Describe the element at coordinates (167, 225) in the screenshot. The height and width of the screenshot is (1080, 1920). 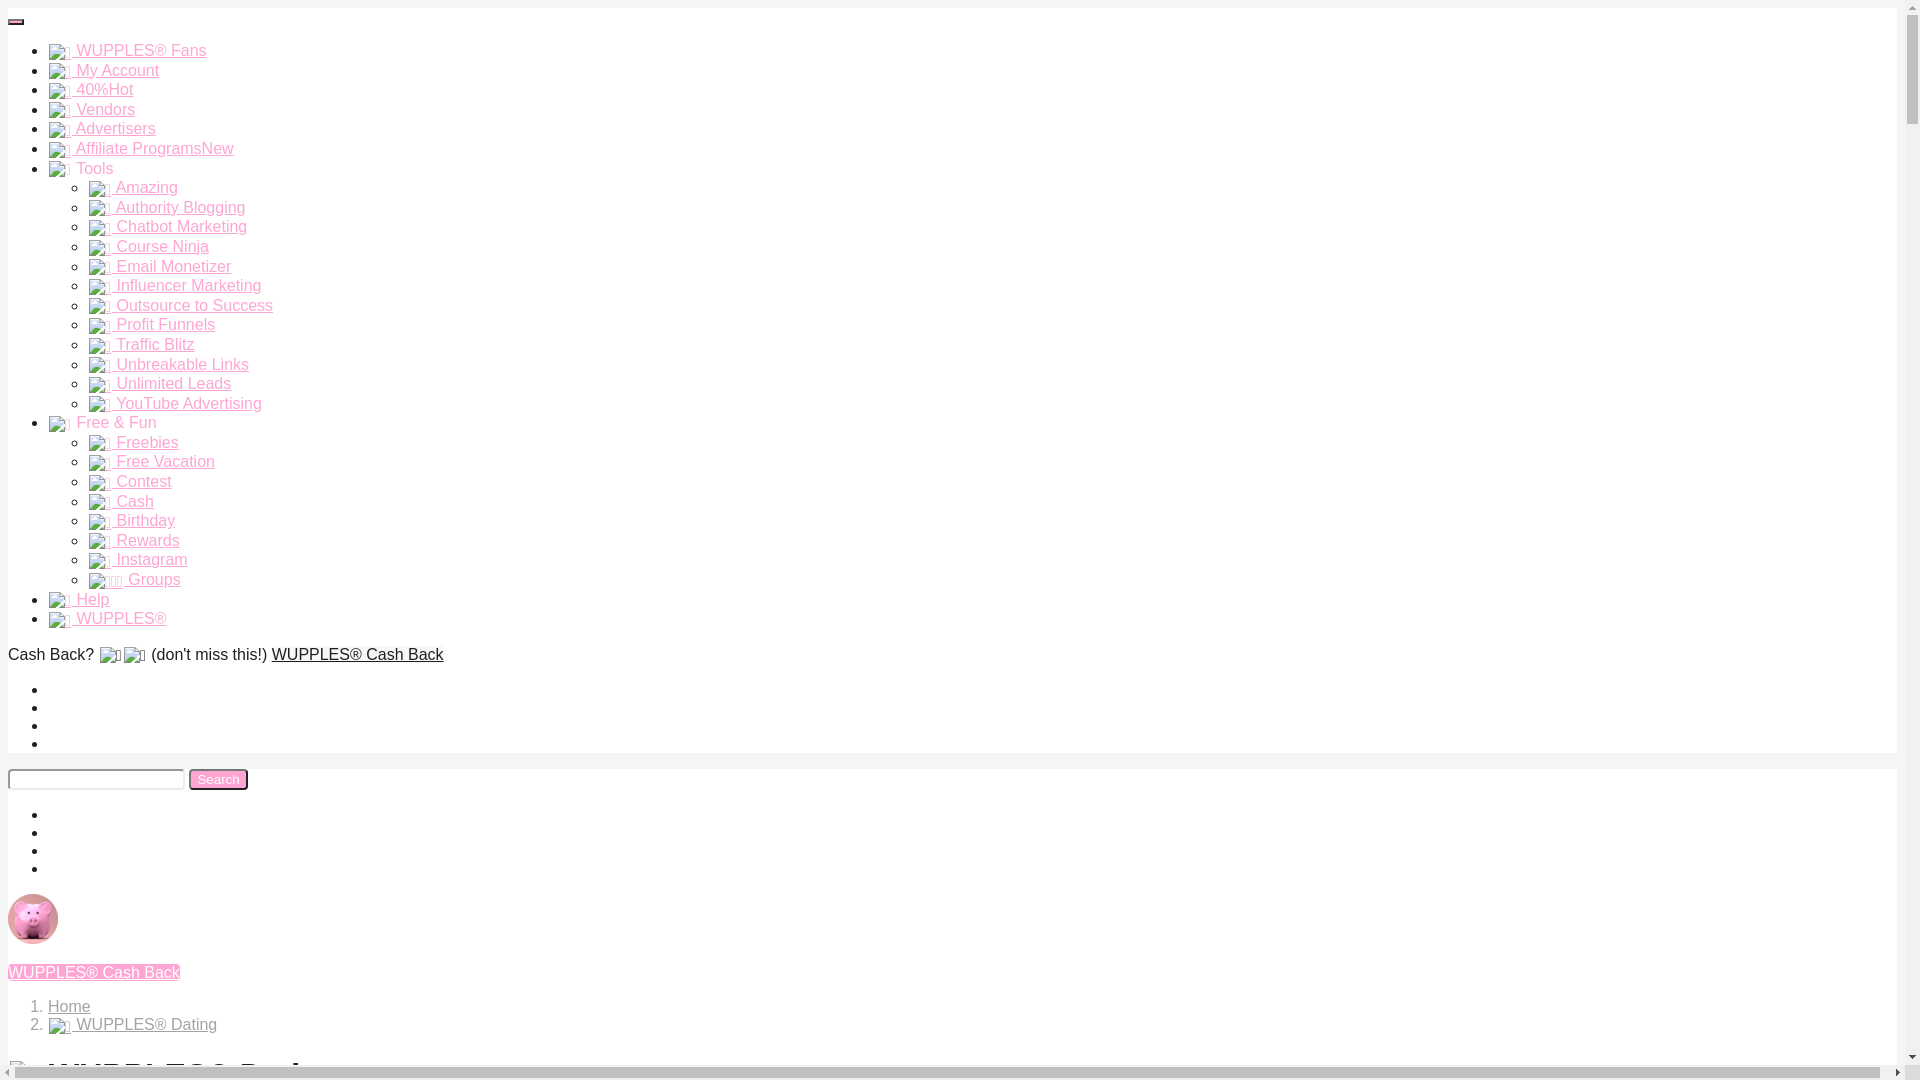
I see `'Chatbot Marketing'` at that location.